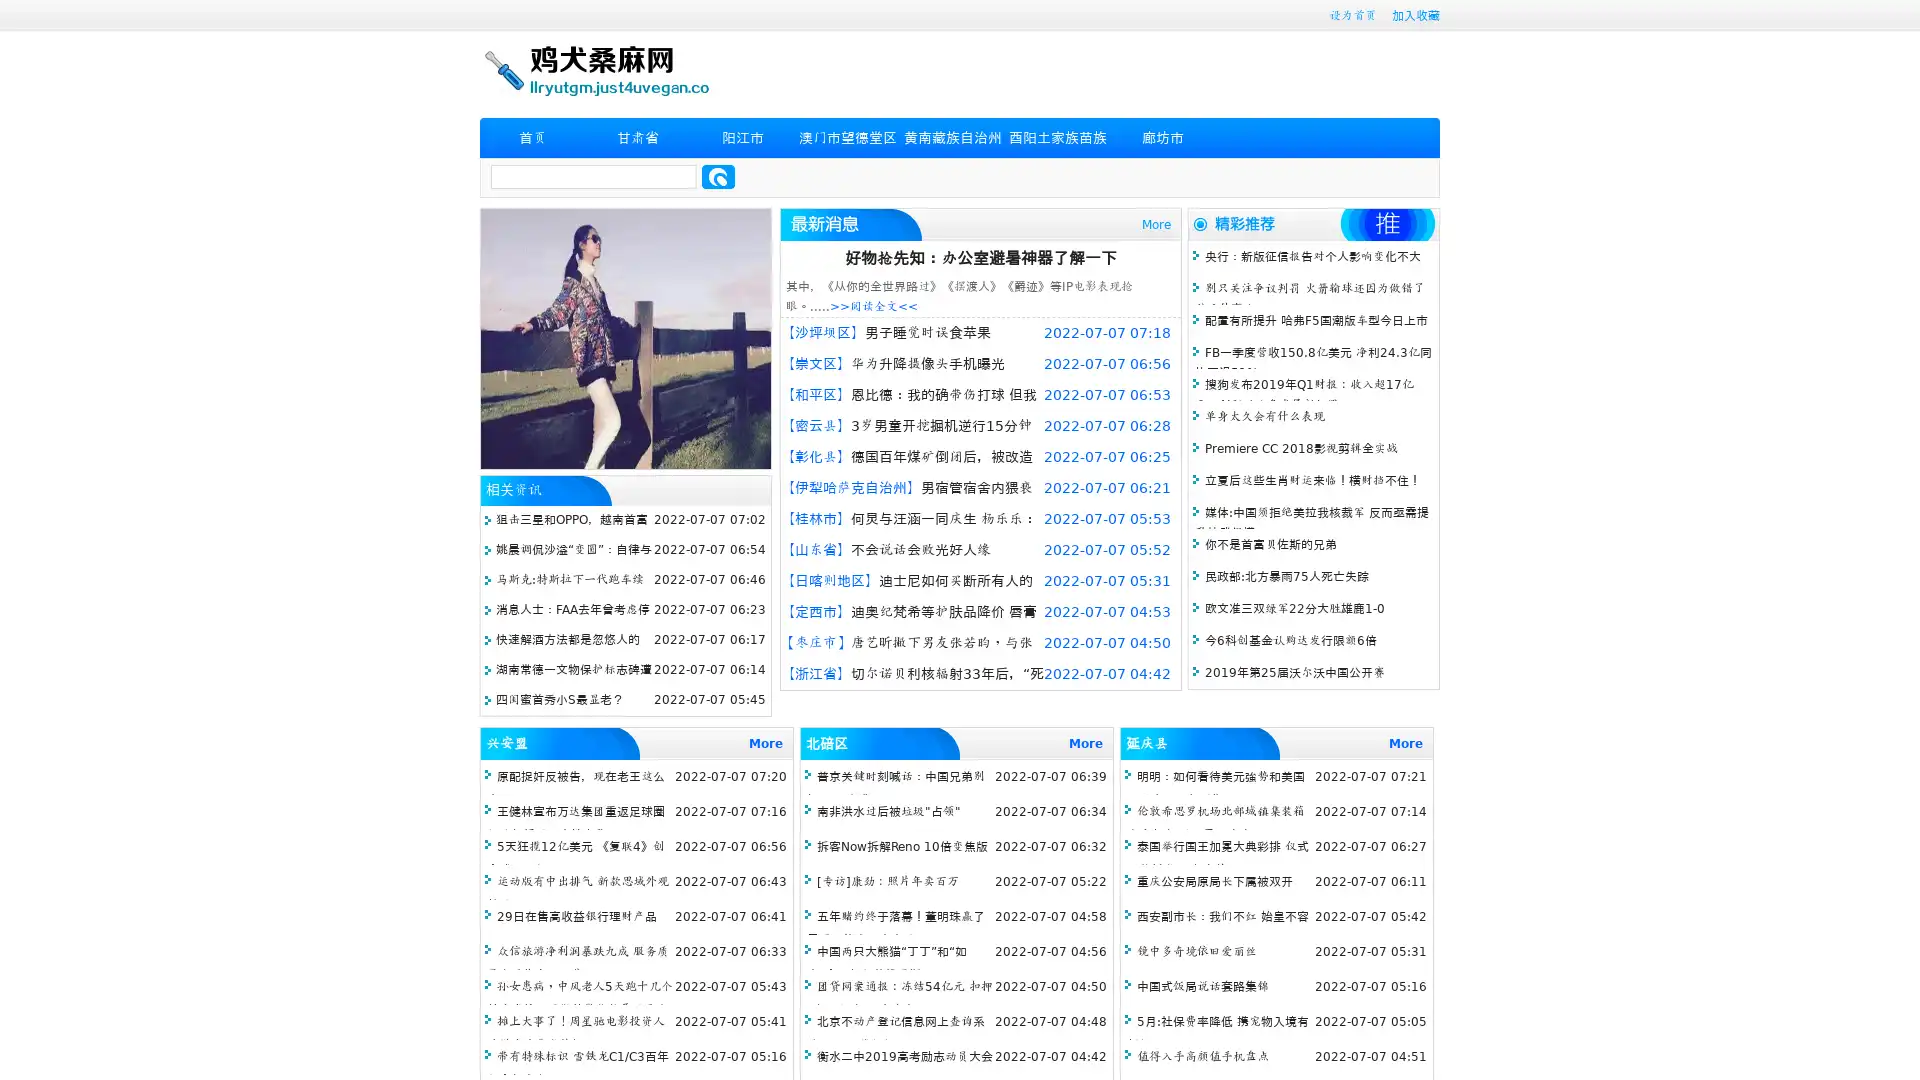 This screenshot has height=1080, width=1920. Describe the element at coordinates (718, 176) in the screenshot. I see `Search` at that location.